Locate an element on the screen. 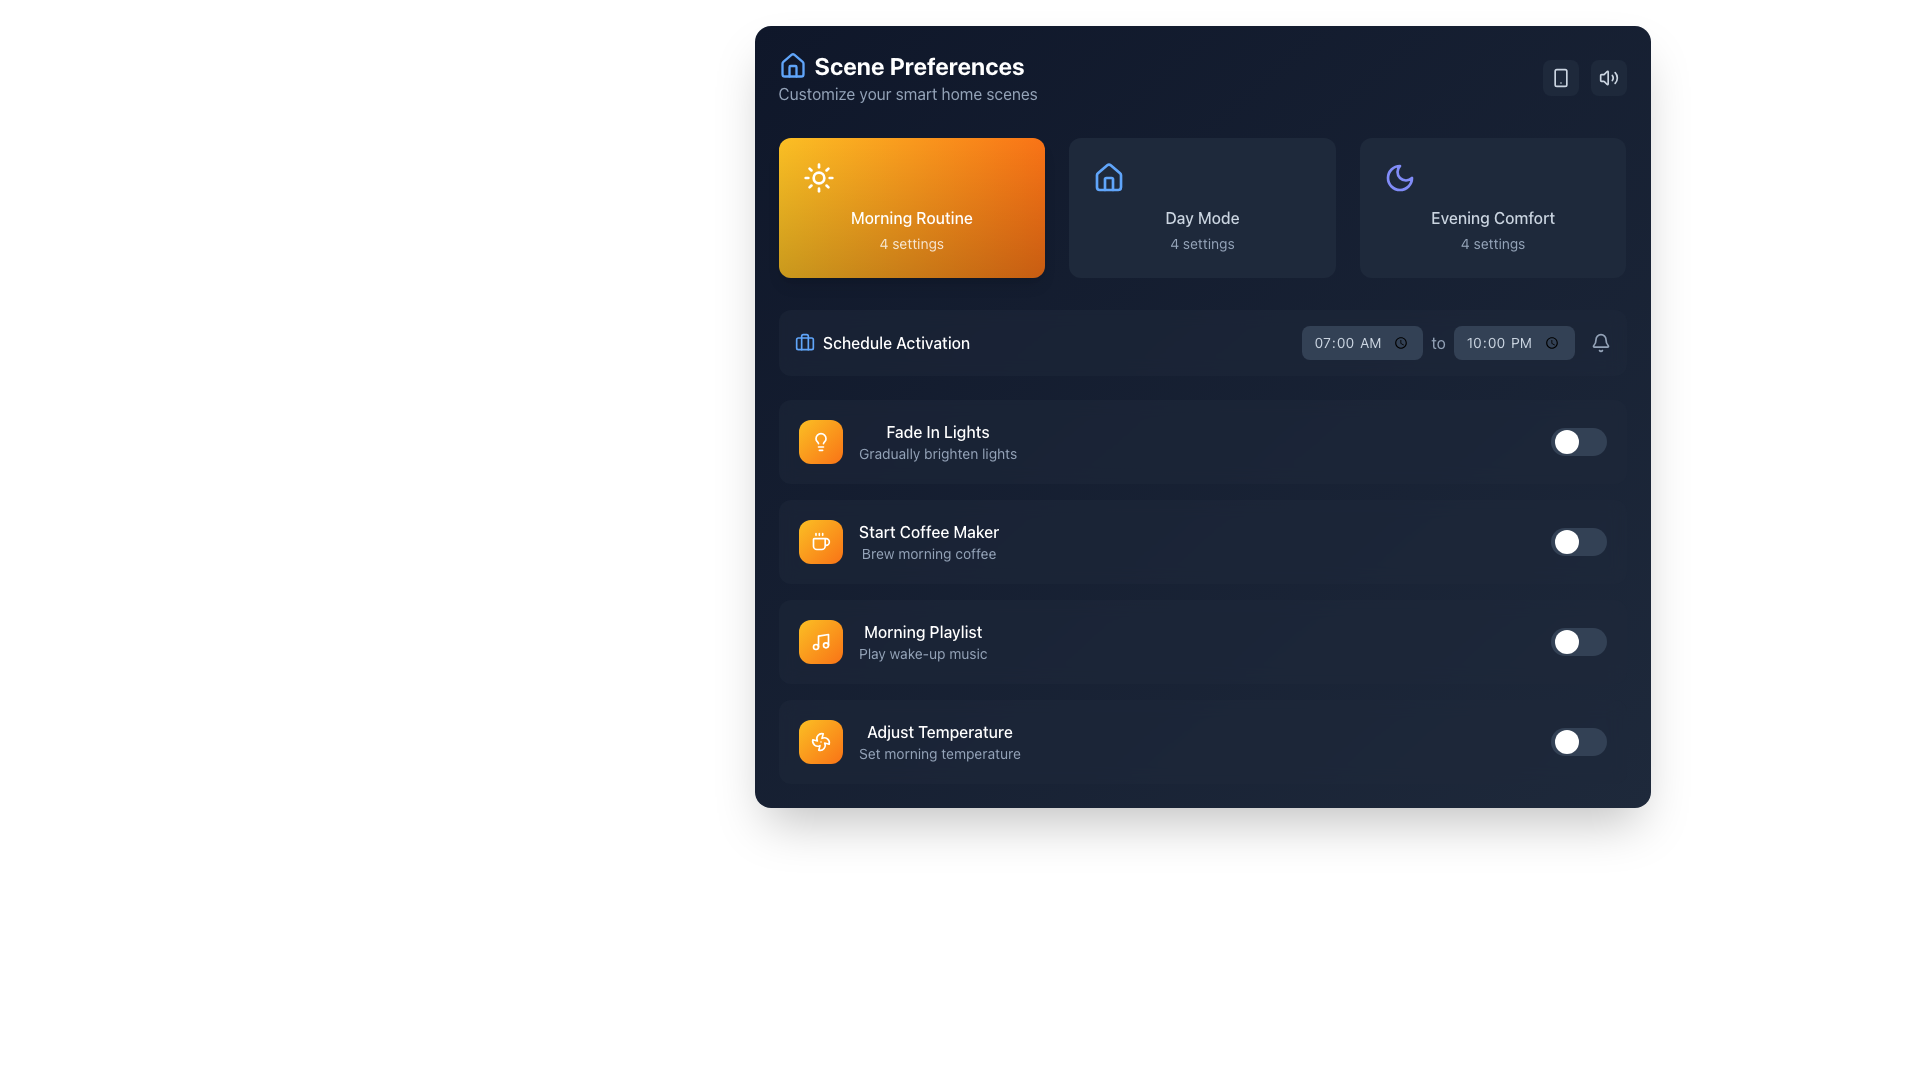  the toggle switch for the 'Fade In Lights' setting, which is the first row in the vertical list beneath the 'Schedule Activation' section is located at coordinates (1201, 441).